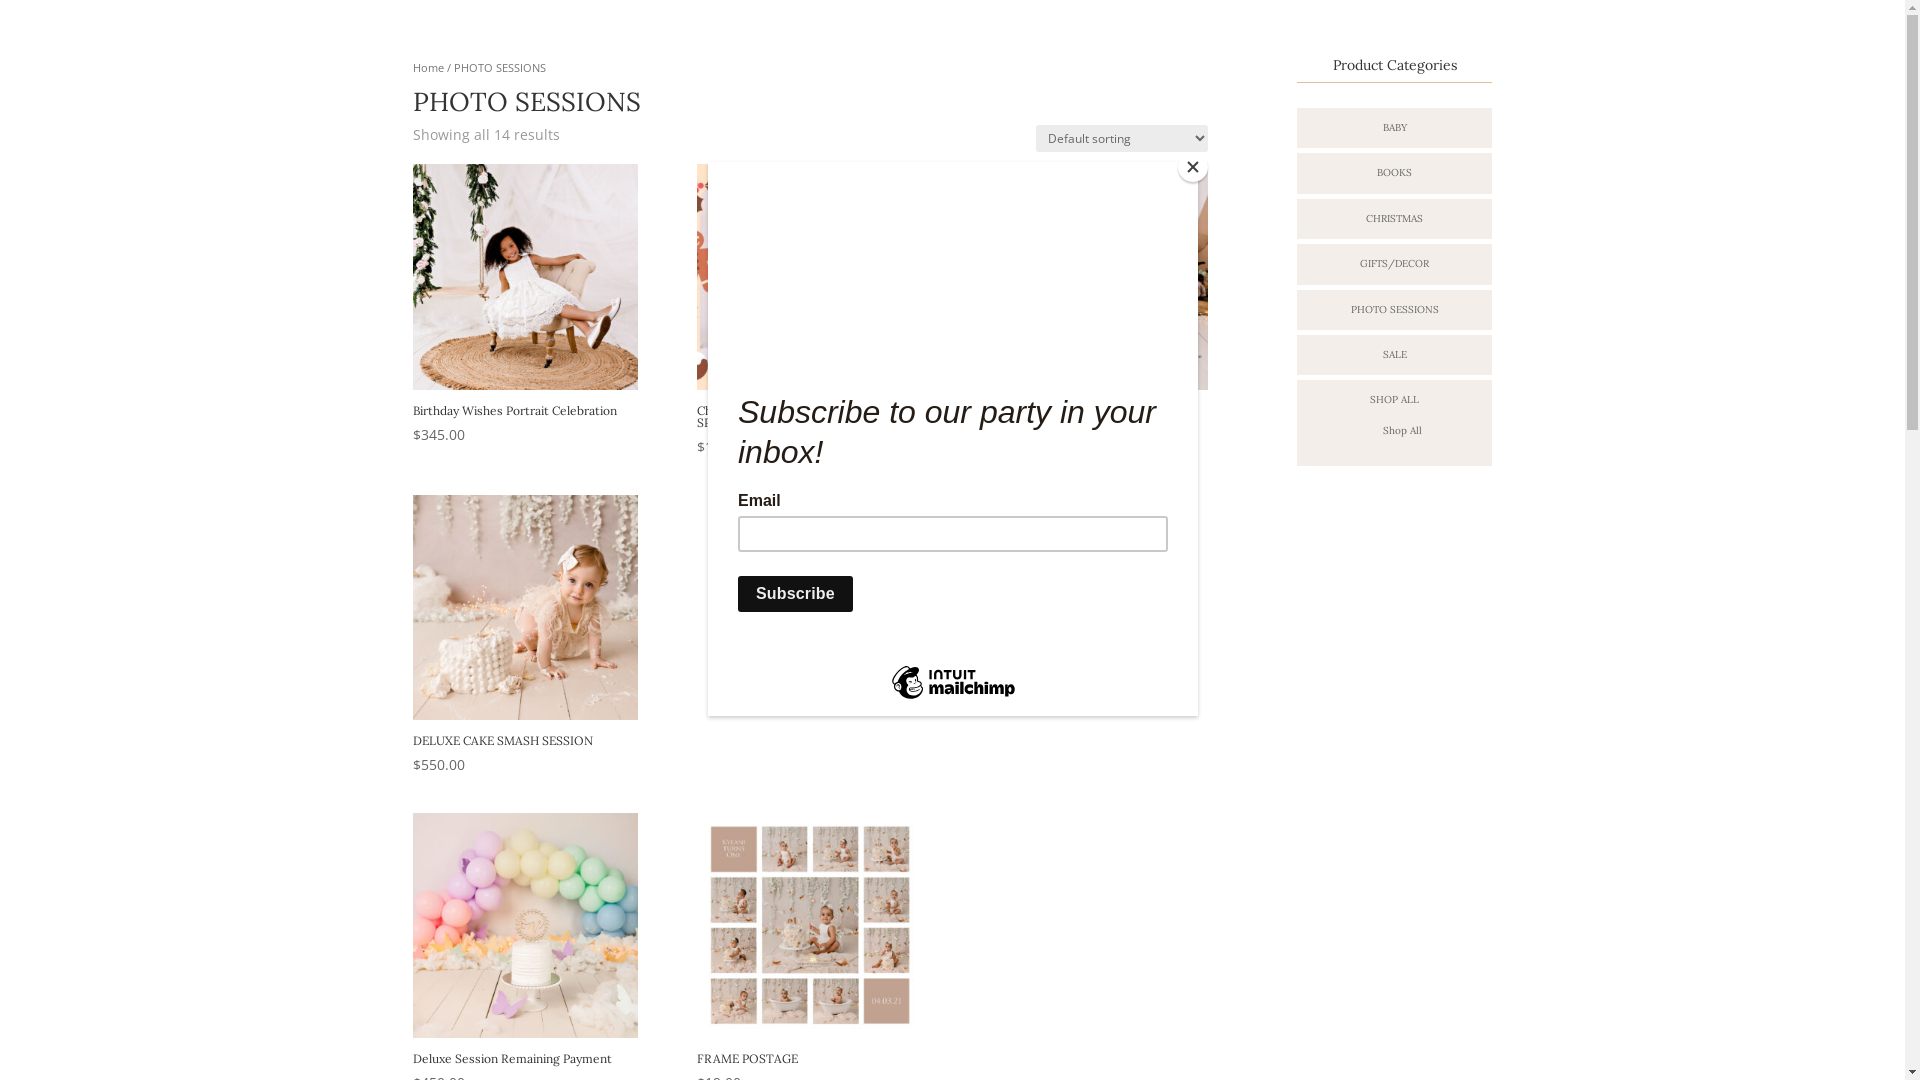 The height and width of the screenshot is (1080, 1920). Describe the element at coordinates (1393, 262) in the screenshot. I see `'GIFTS/DECOR'` at that location.